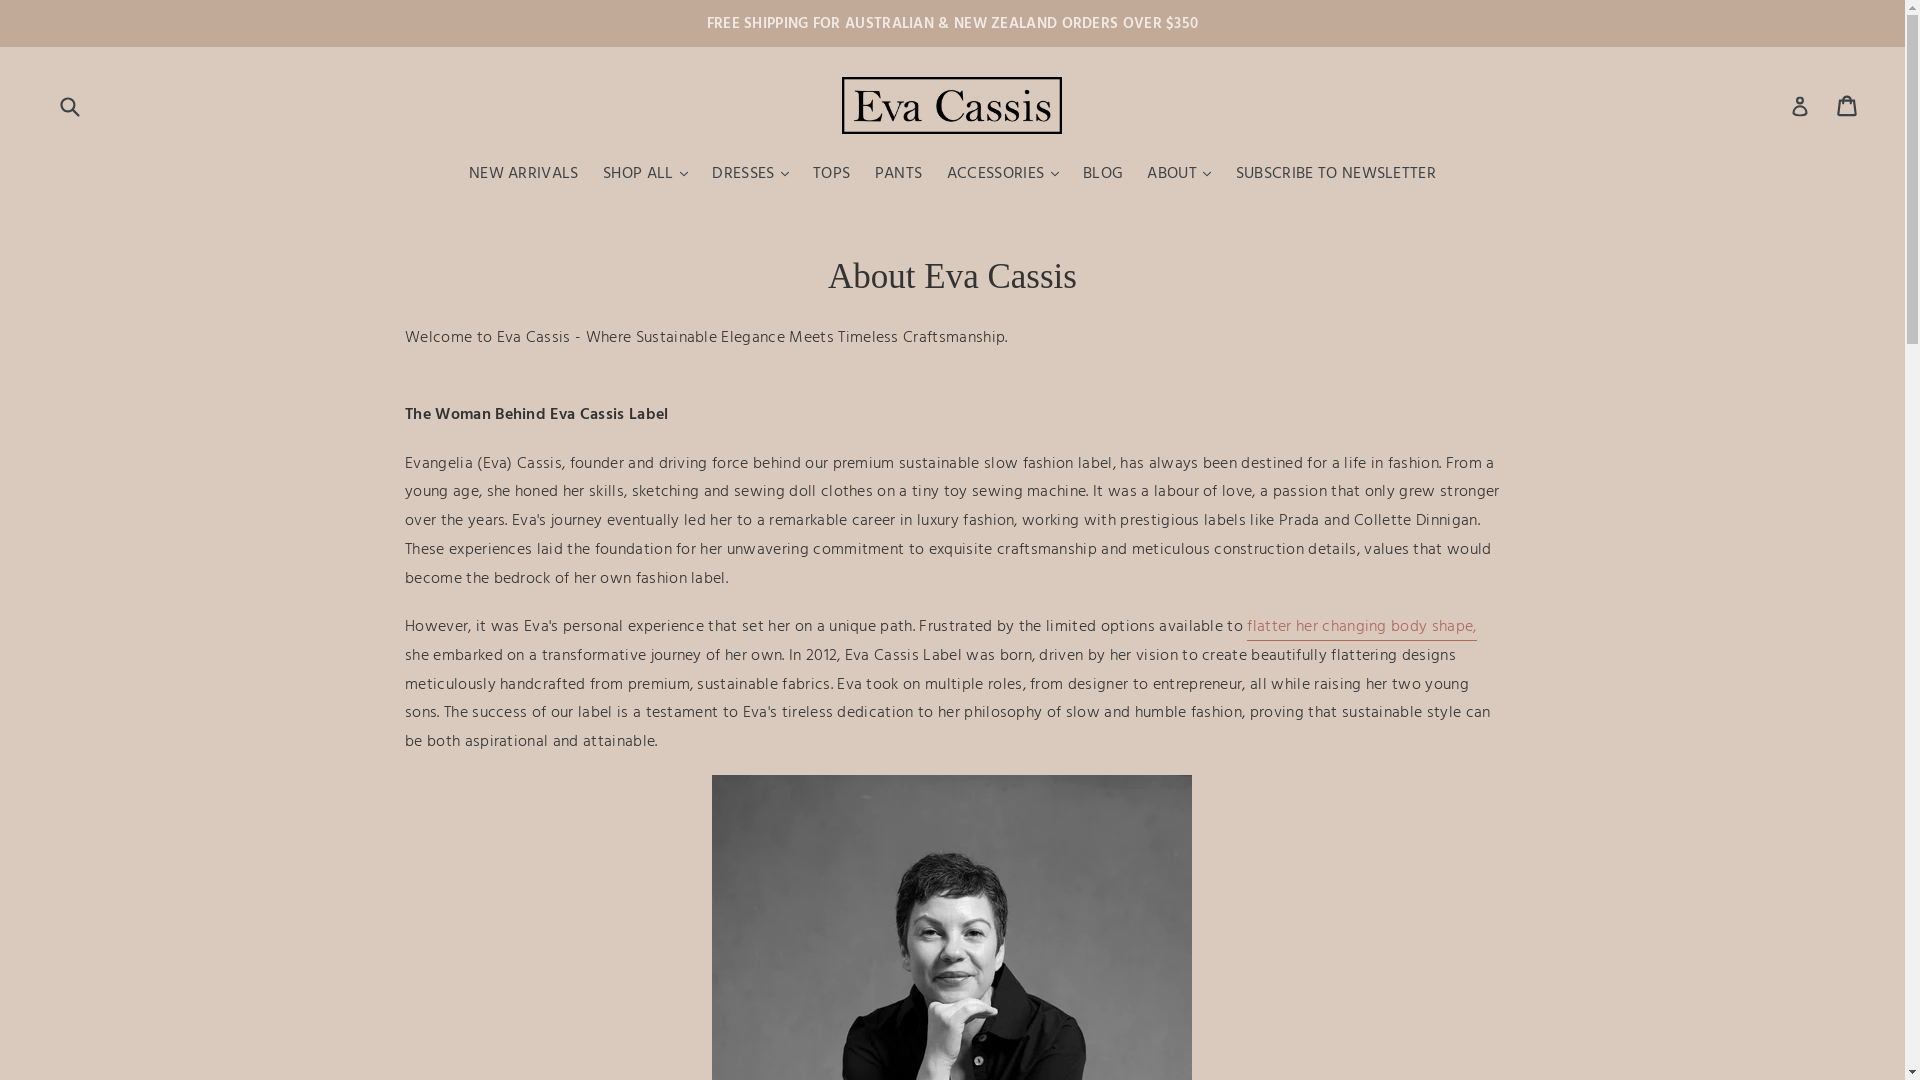 The width and height of the screenshot is (1920, 1080). Describe the element at coordinates (1847, 105) in the screenshot. I see `'Cart'` at that location.